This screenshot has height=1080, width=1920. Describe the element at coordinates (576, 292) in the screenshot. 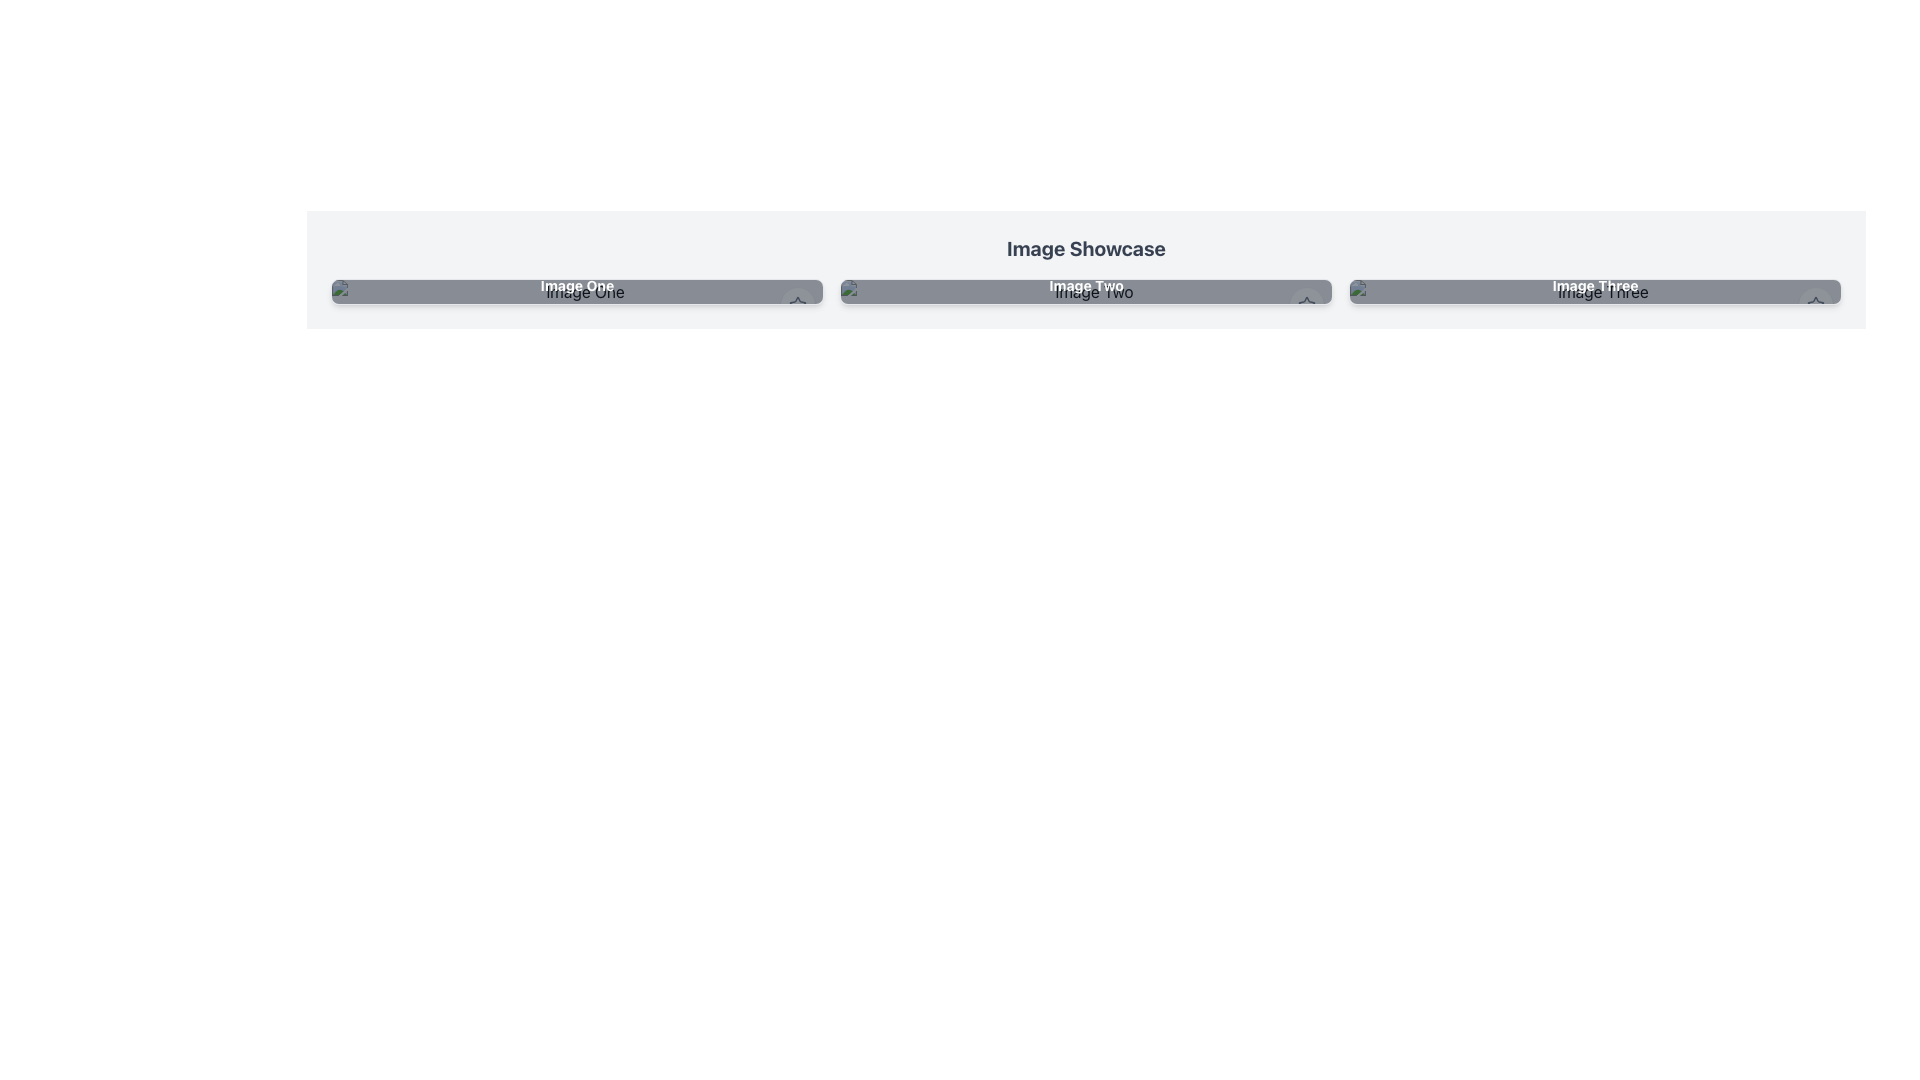

I see `the image with a gray background labeled 'Image One', which is the leftmost element among three horizontally aligned elements` at that location.